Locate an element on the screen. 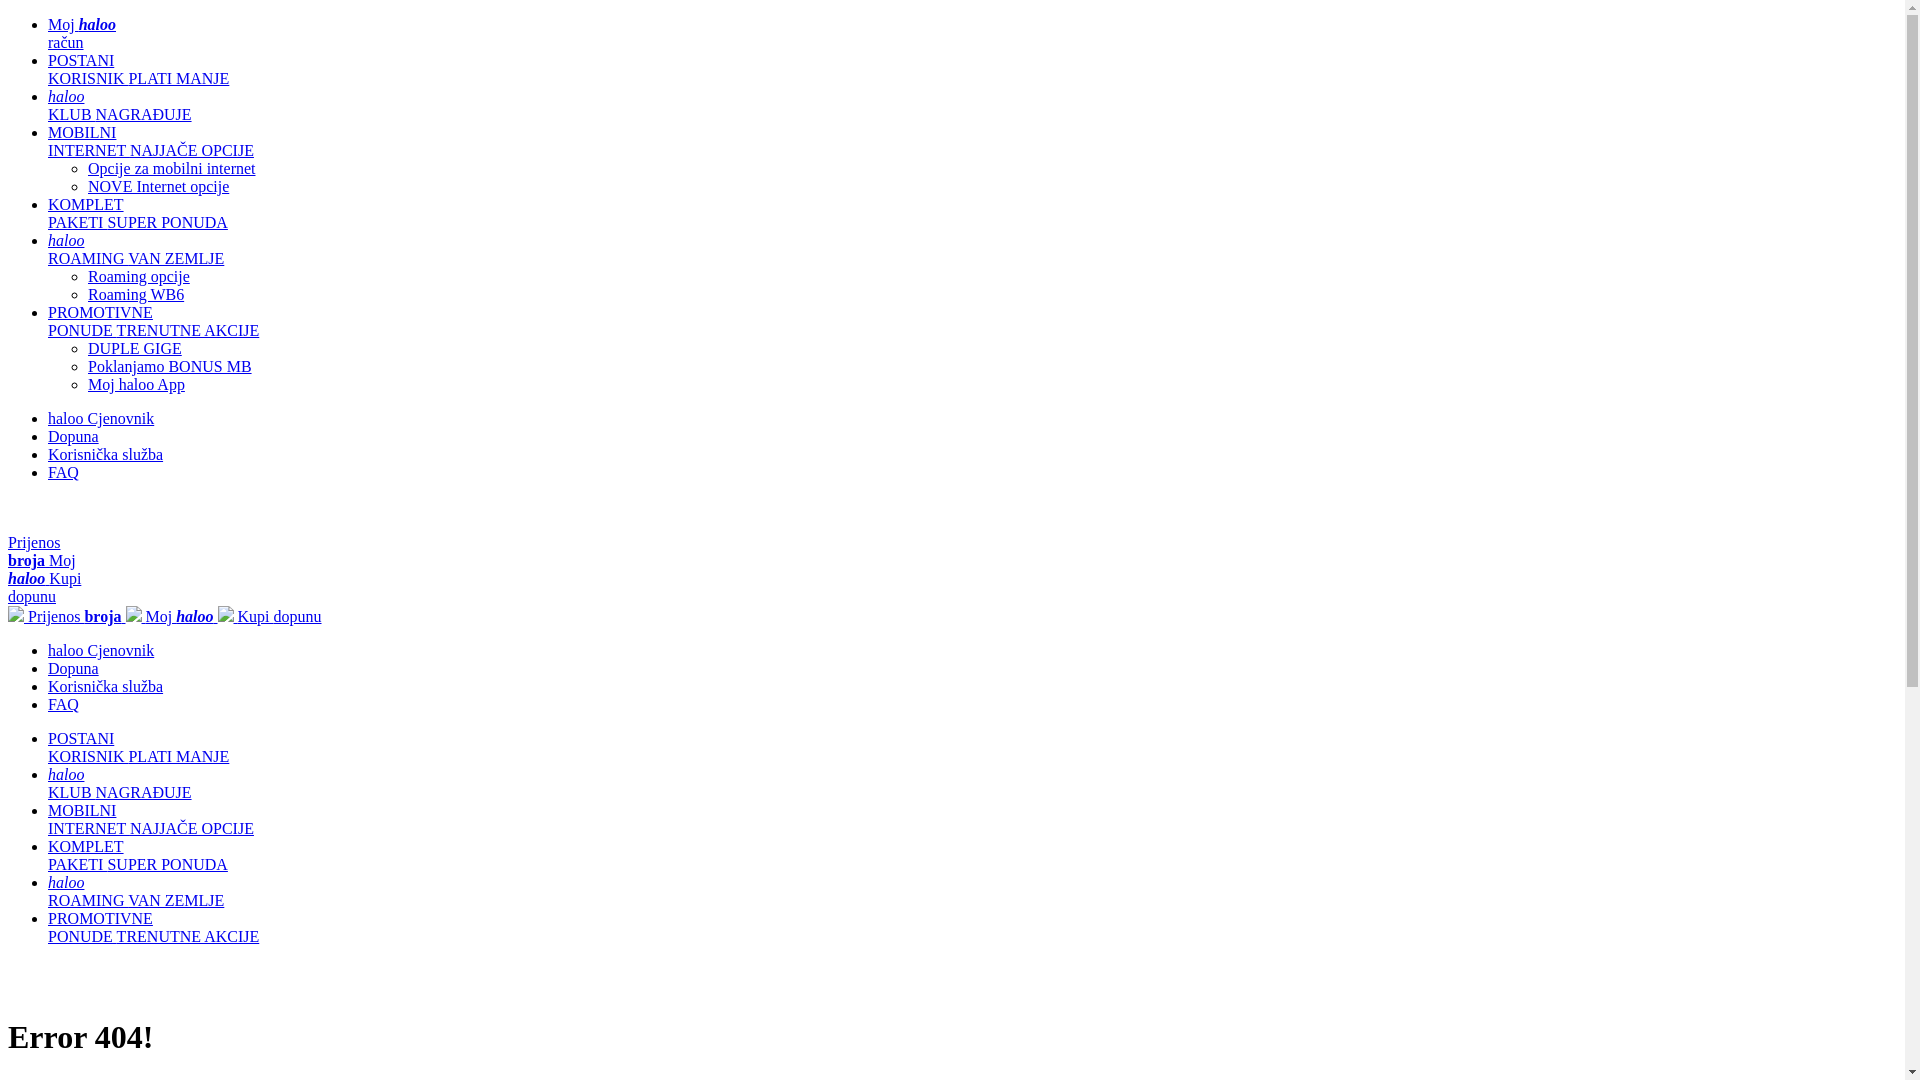 This screenshot has height=1080, width=1920. 'POSTANI is located at coordinates (137, 747).